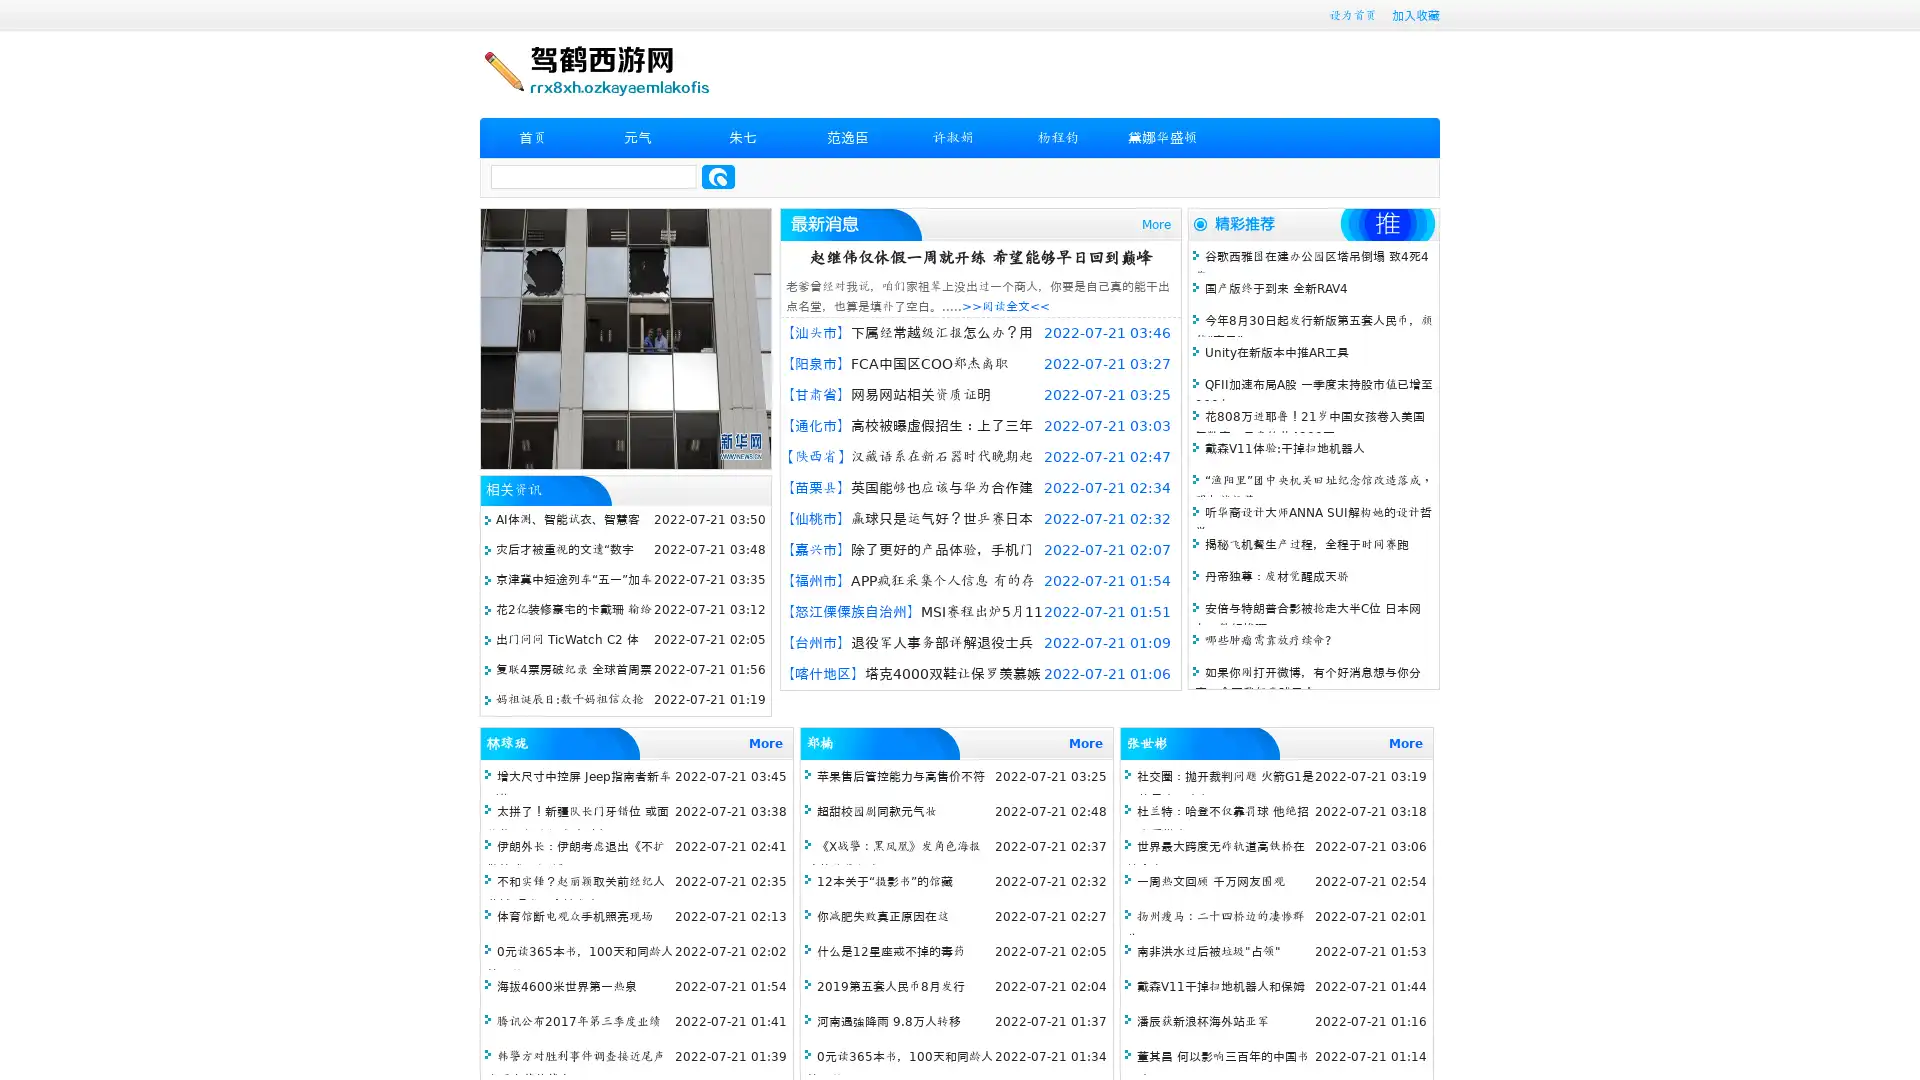 The height and width of the screenshot is (1080, 1920). I want to click on Search, so click(718, 176).